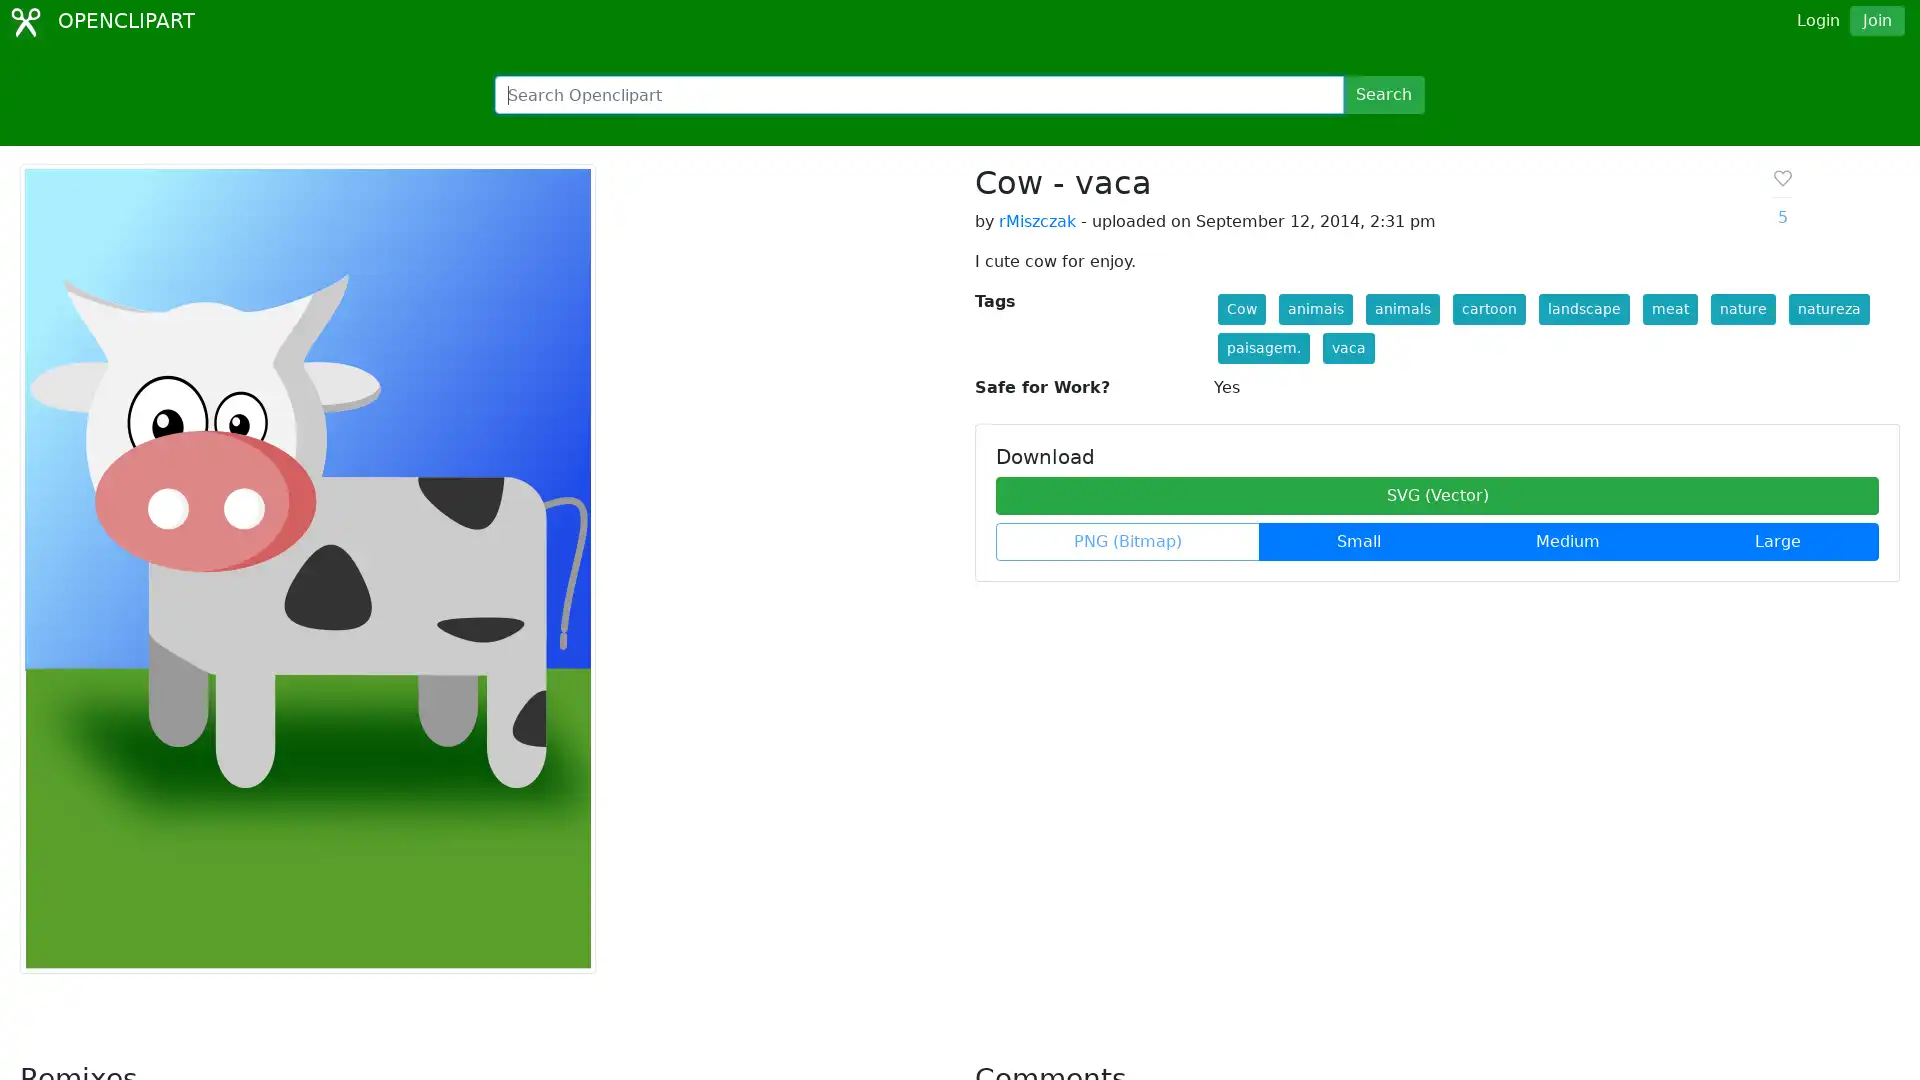 The image size is (1920, 1080). What do you see at coordinates (1358, 542) in the screenshot?
I see `Small` at bounding box center [1358, 542].